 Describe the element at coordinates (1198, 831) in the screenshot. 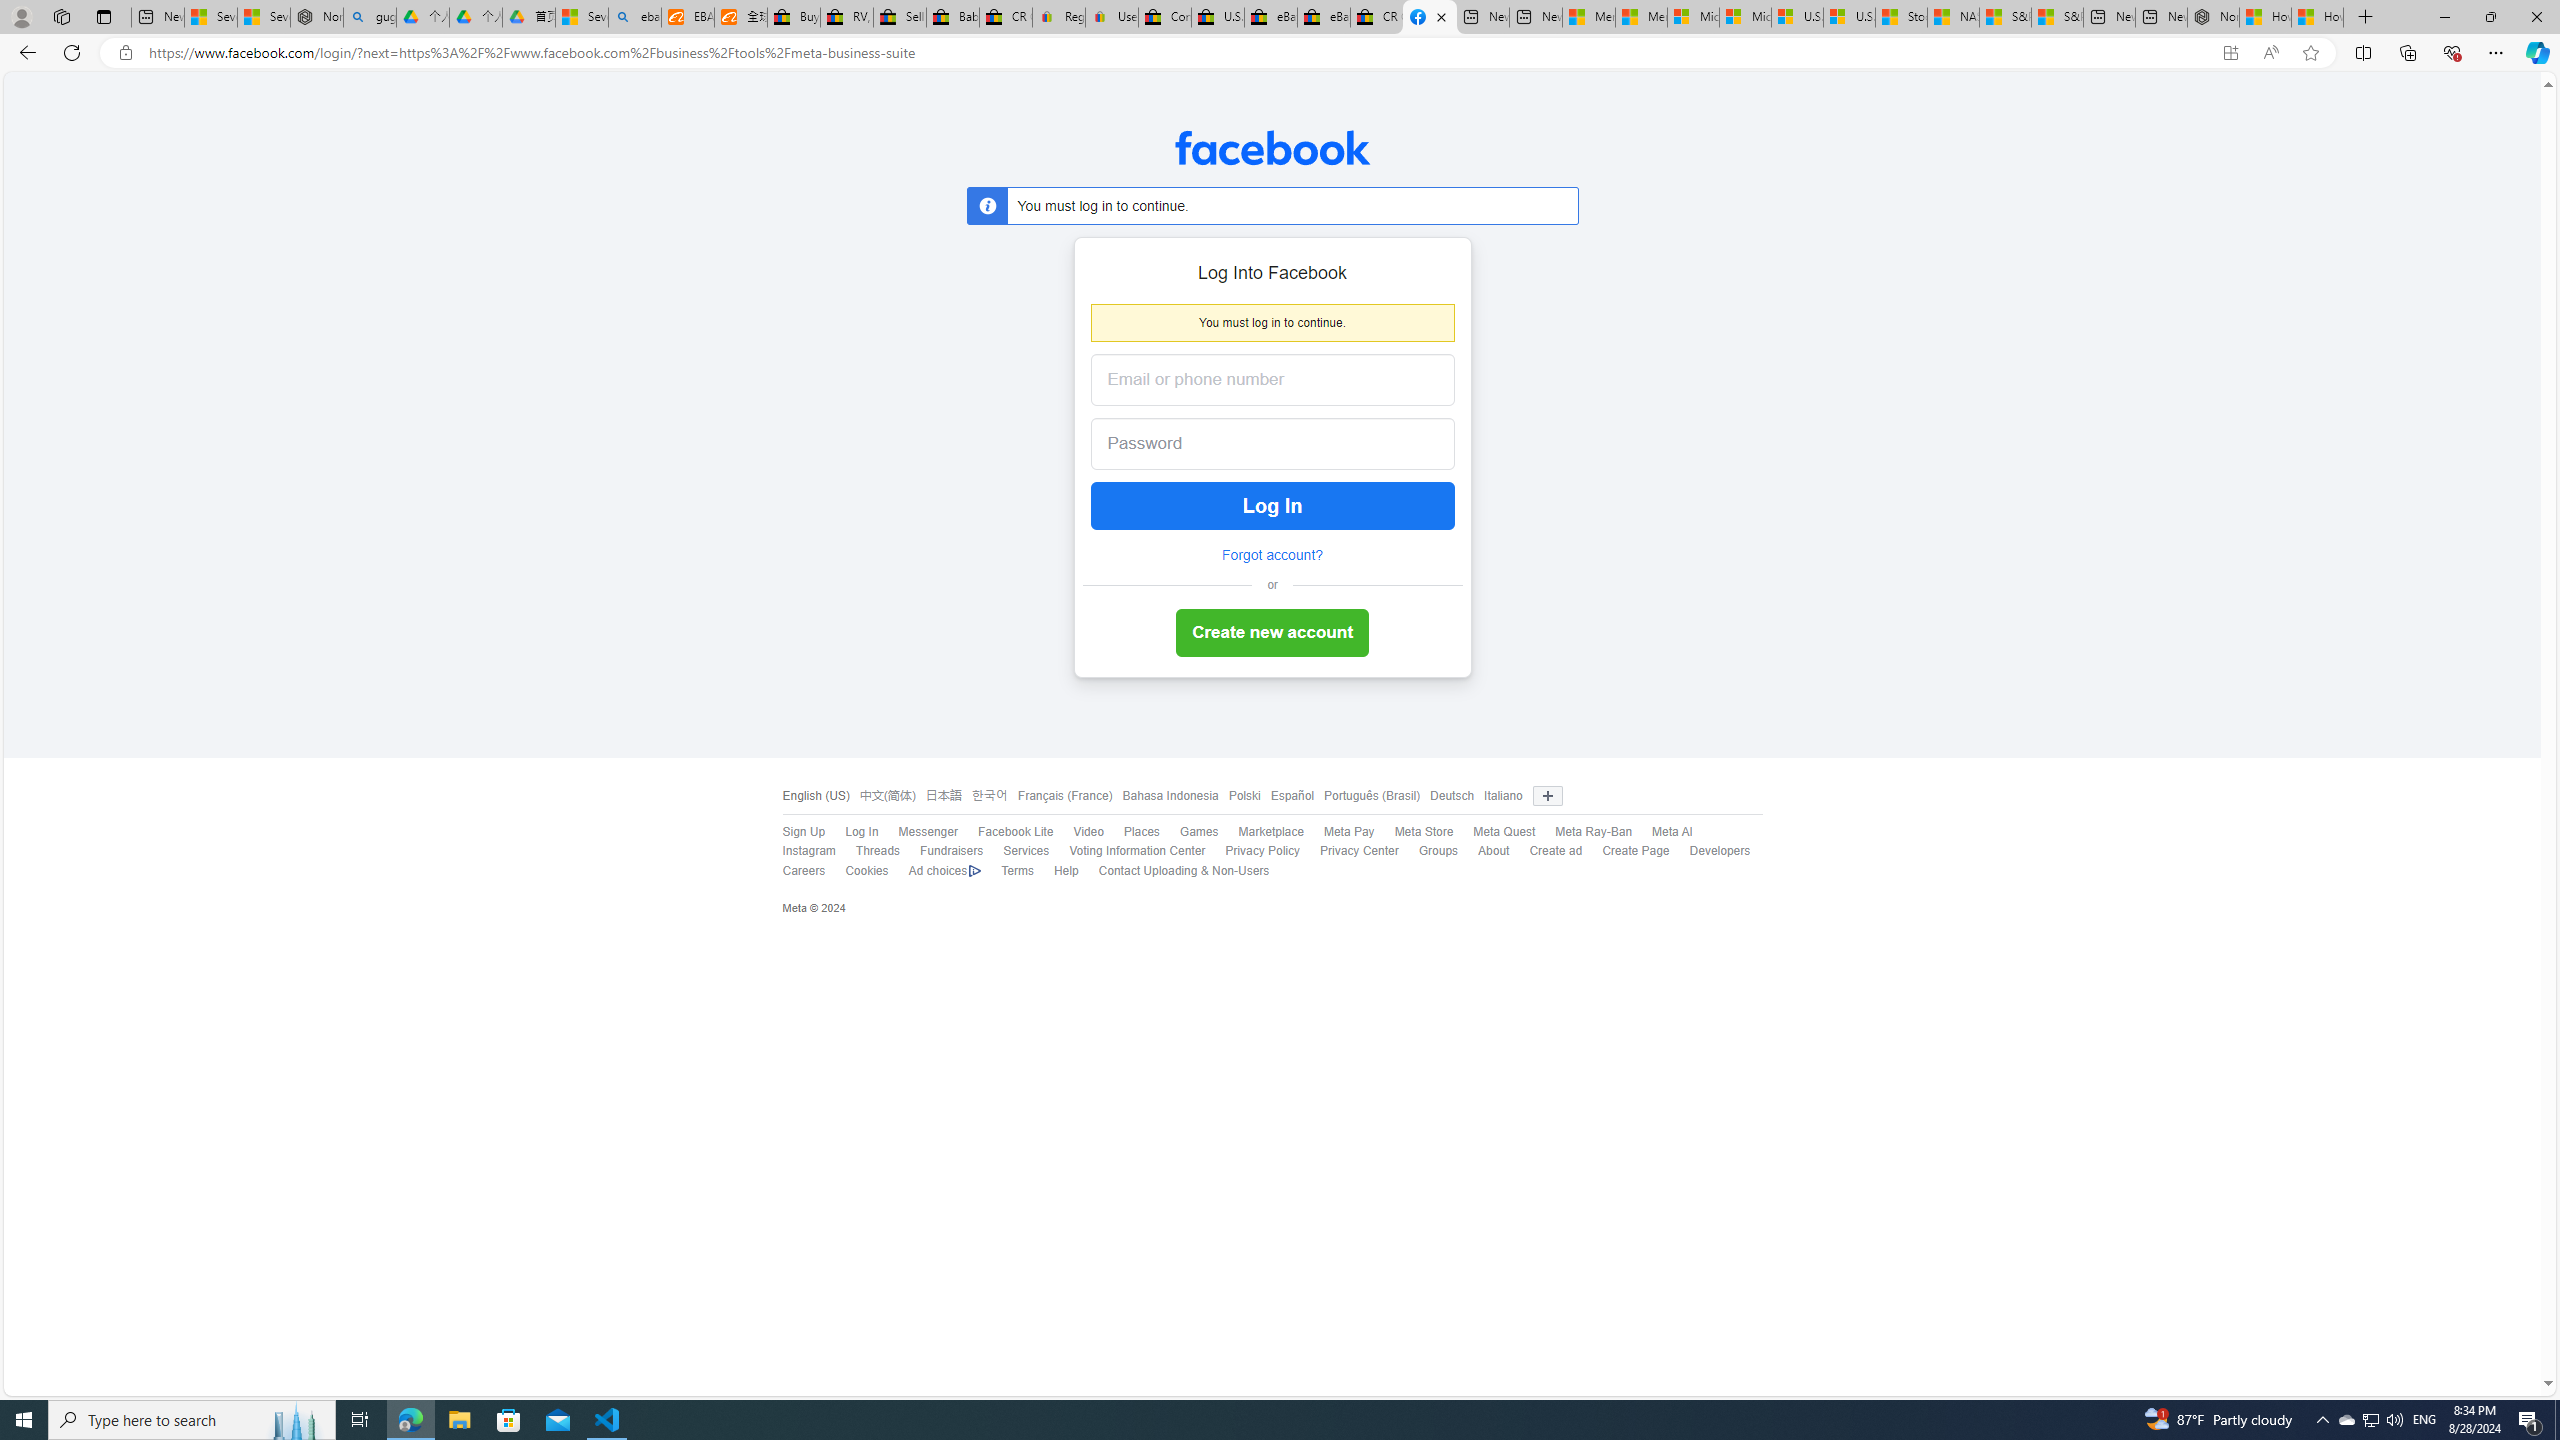

I see `'Games'` at that location.